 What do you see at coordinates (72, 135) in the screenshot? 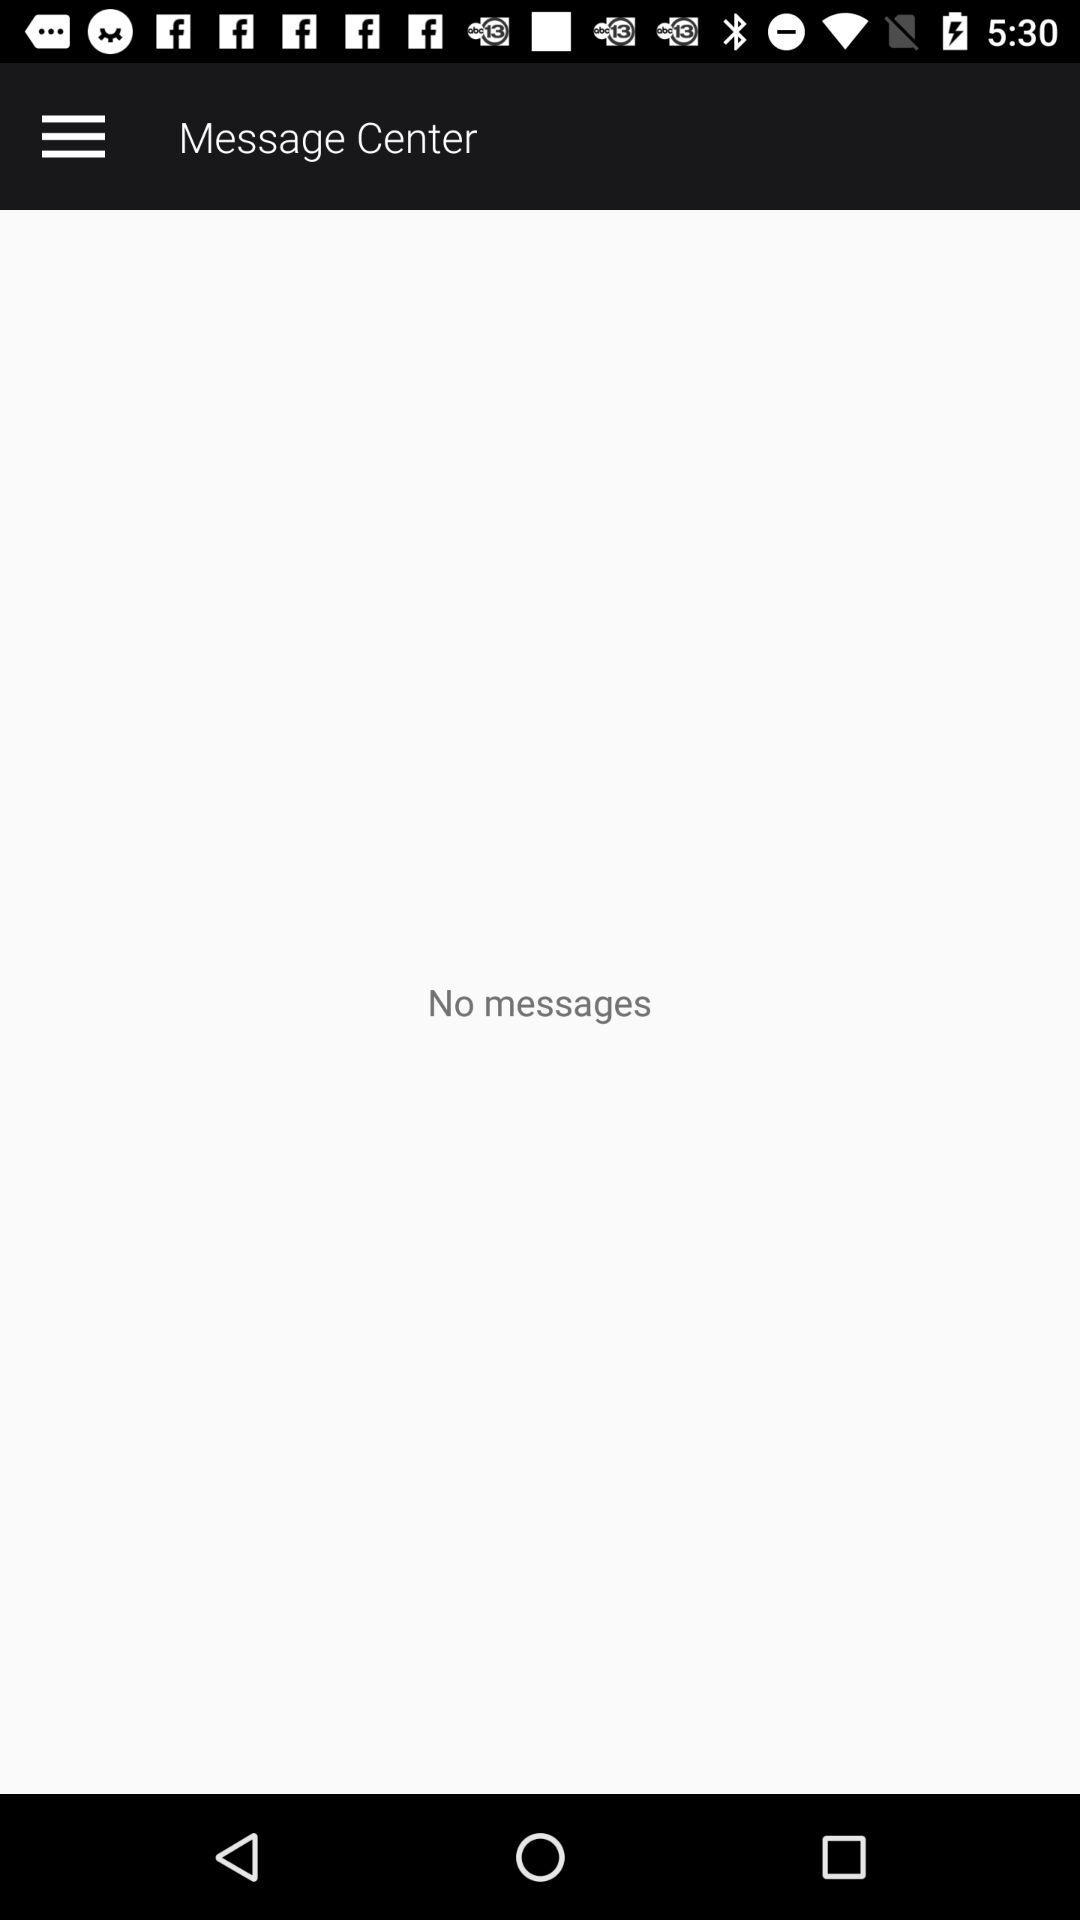
I see `open menu` at bounding box center [72, 135].